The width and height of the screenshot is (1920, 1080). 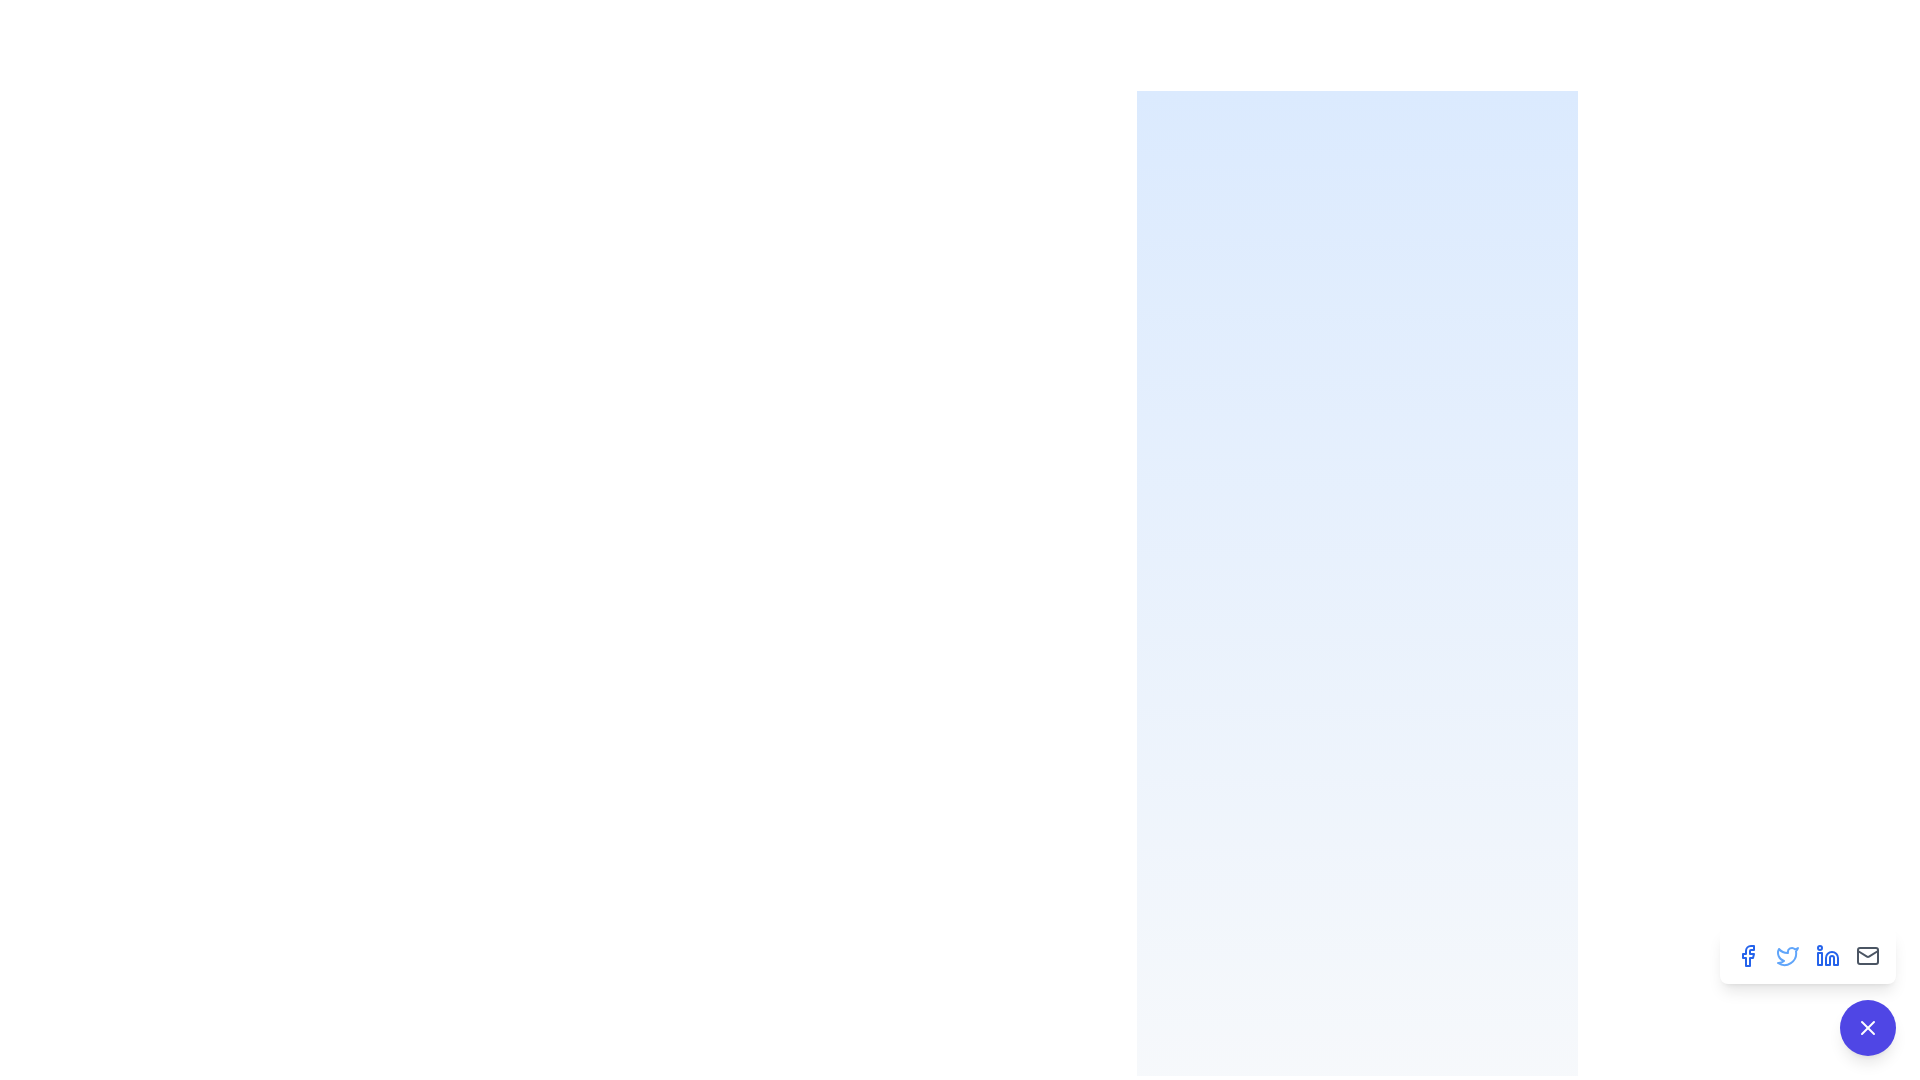 I want to click on the SVG-based 'X' icon in the bottom-right corner, so click(x=1866, y=1028).